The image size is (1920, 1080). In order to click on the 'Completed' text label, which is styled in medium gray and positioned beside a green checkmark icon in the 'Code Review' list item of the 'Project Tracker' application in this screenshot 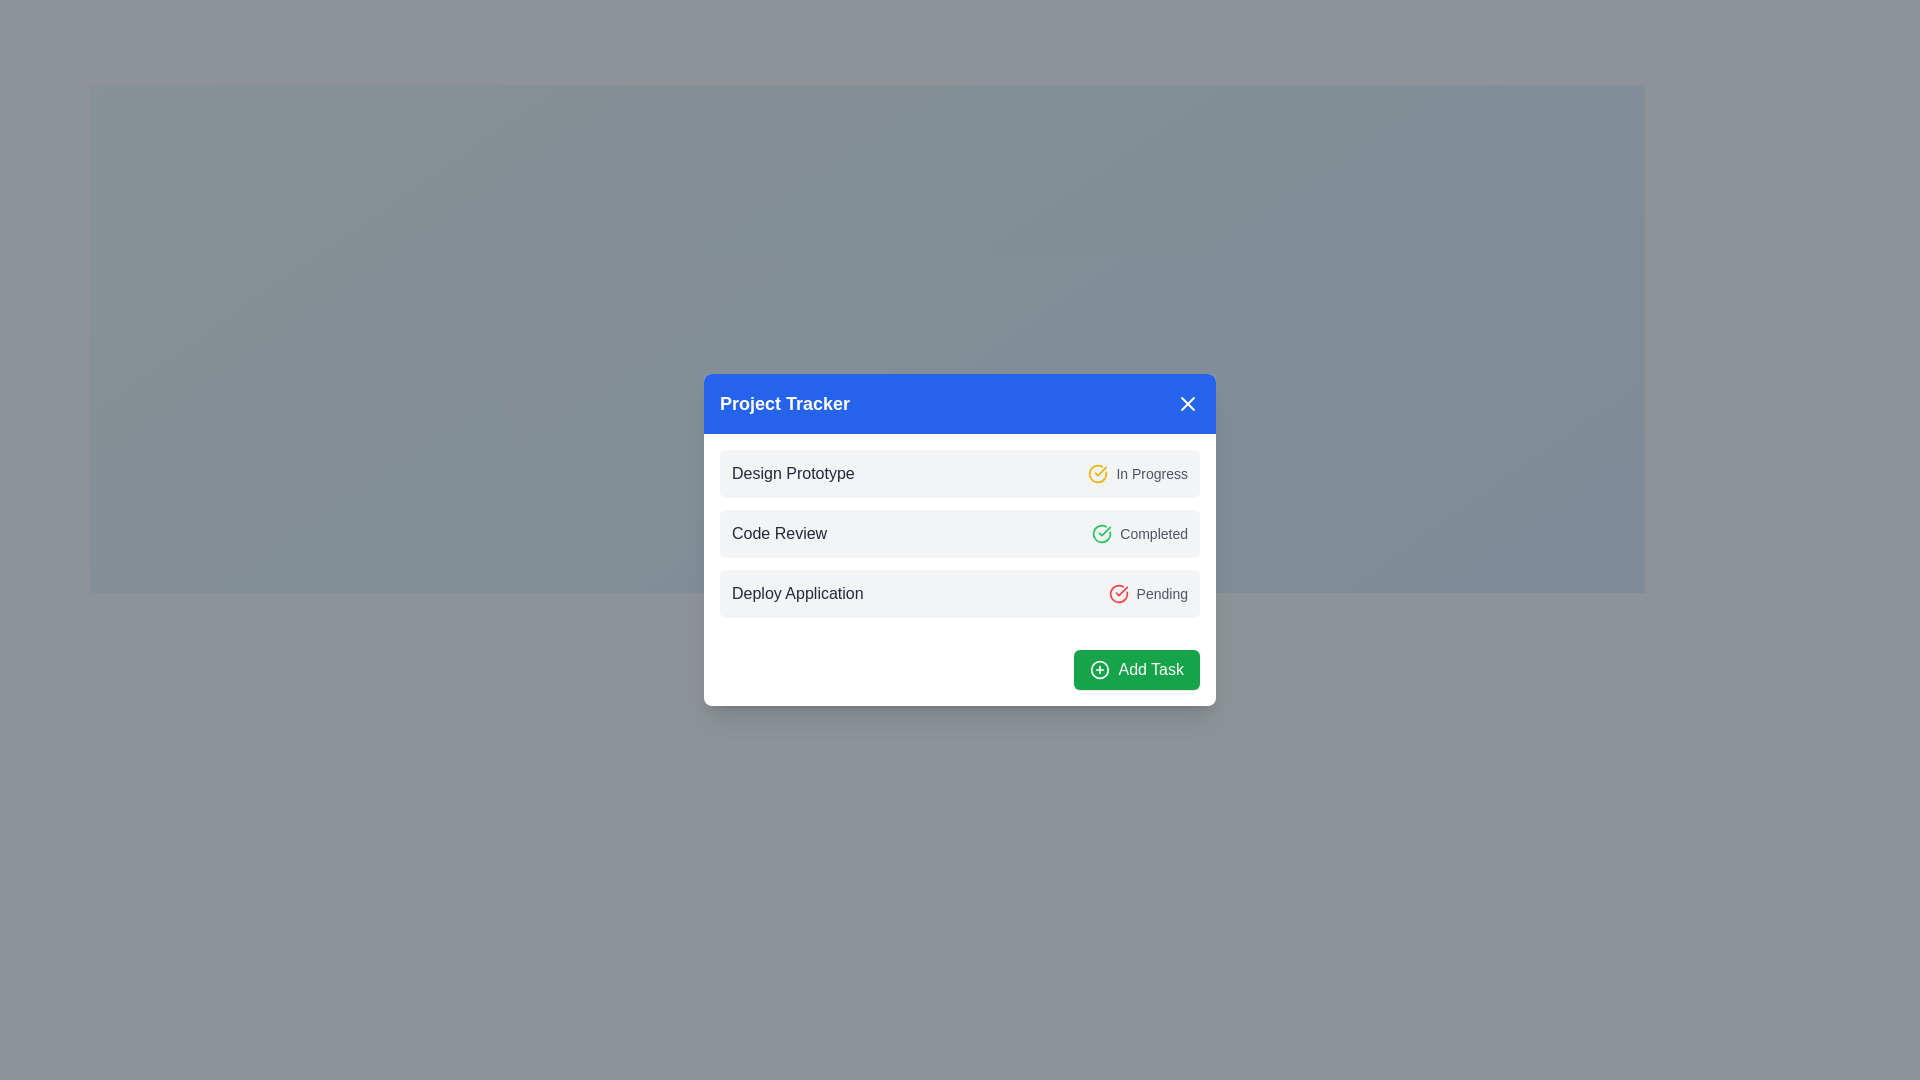, I will do `click(1140, 532)`.